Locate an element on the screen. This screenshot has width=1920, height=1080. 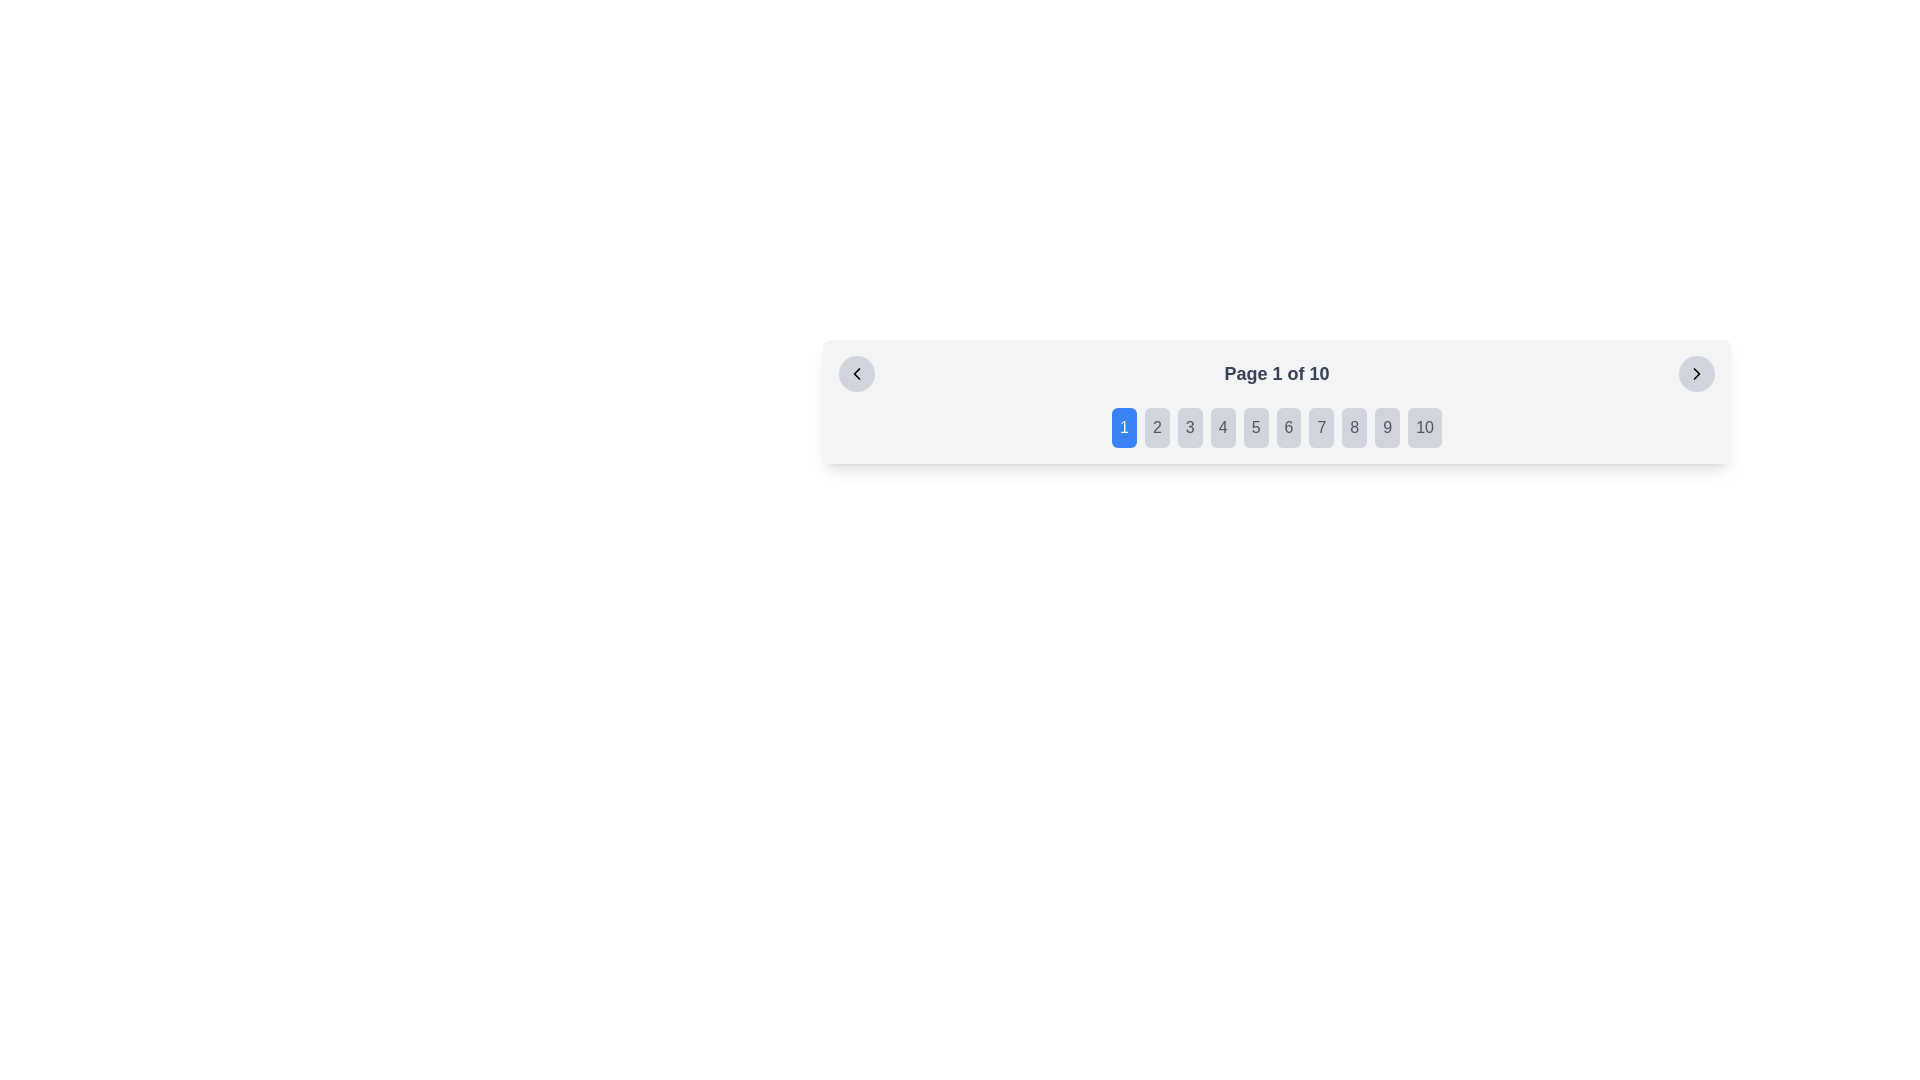
the circular button containing the right-facing chevron arrow icon at the top-right corner of the pagination control bar to trigger hover effects is located at coordinates (1695, 374).